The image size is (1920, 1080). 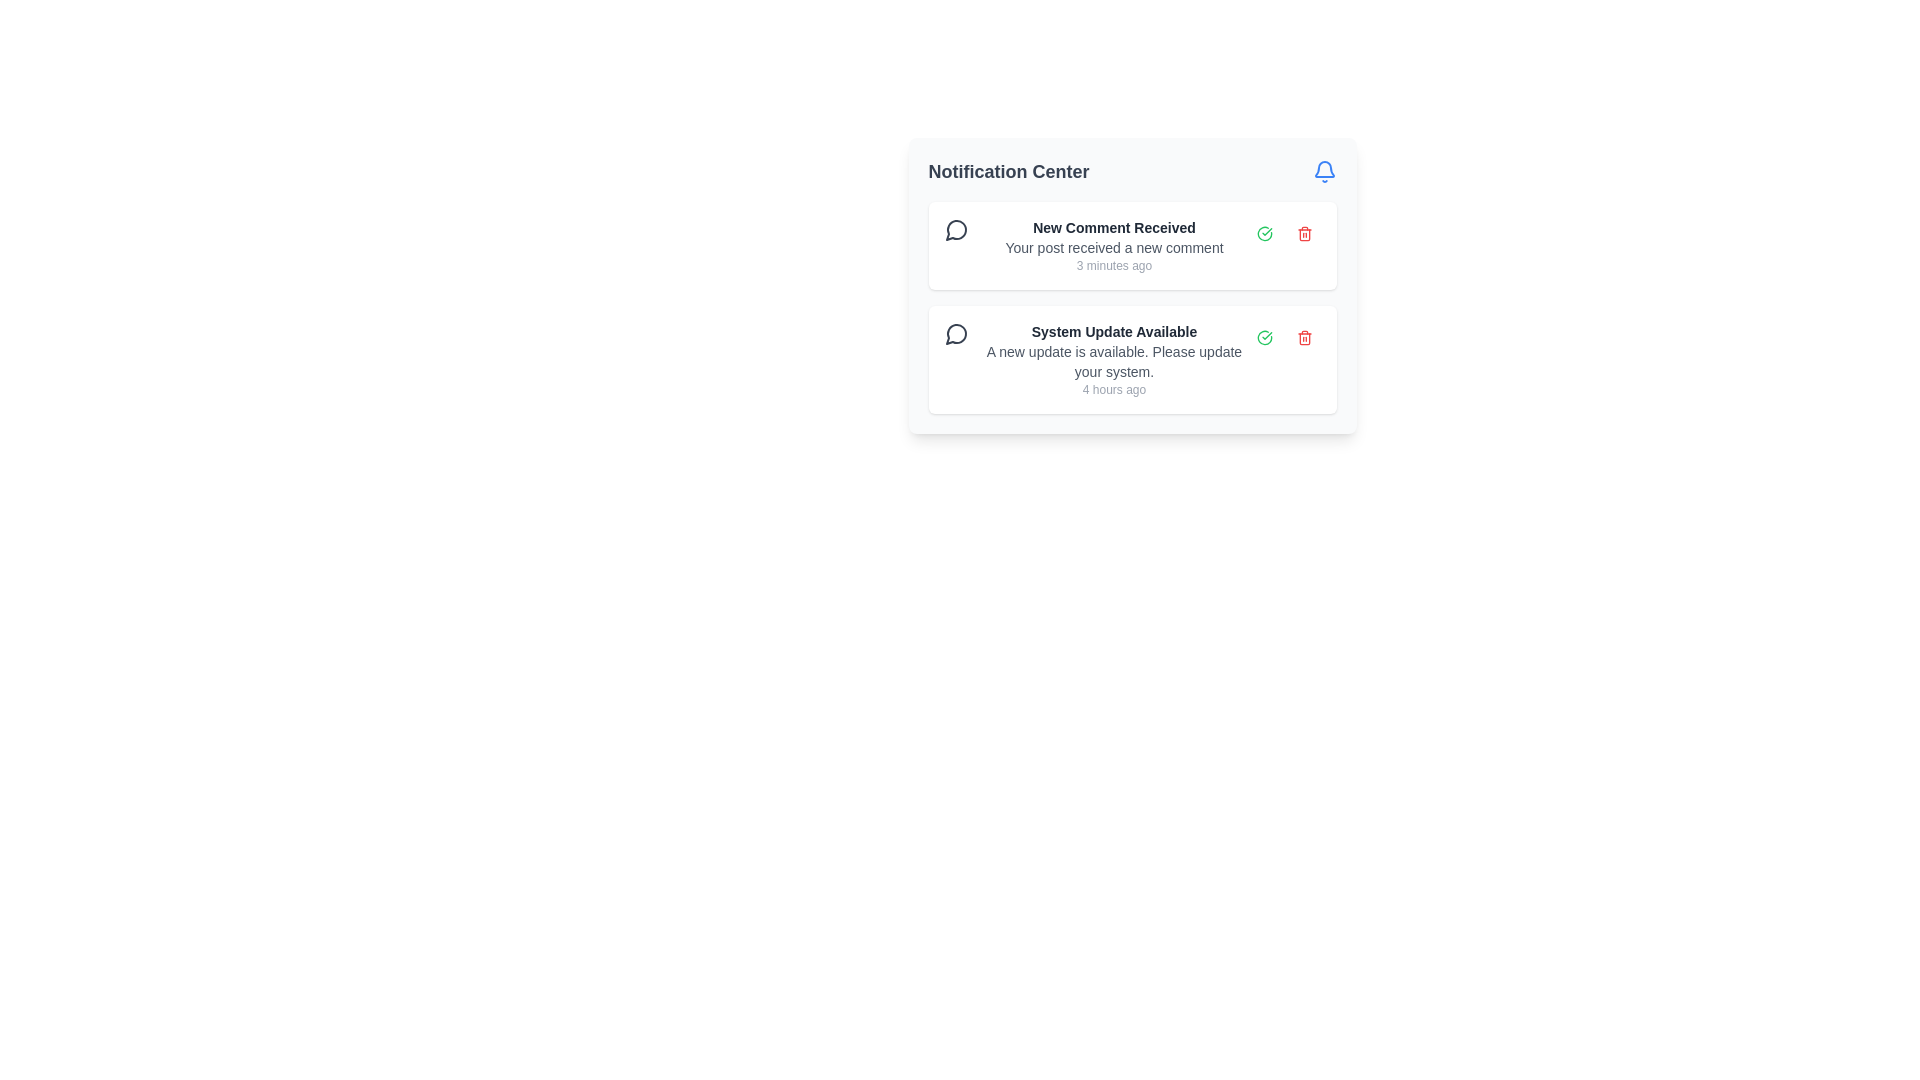 What do you see at coordinates (1284, 337) in the screenshot?
I see `the group of two action buttons with icons for the 'System Update Available' notification` at bounding box center [1284, 337].